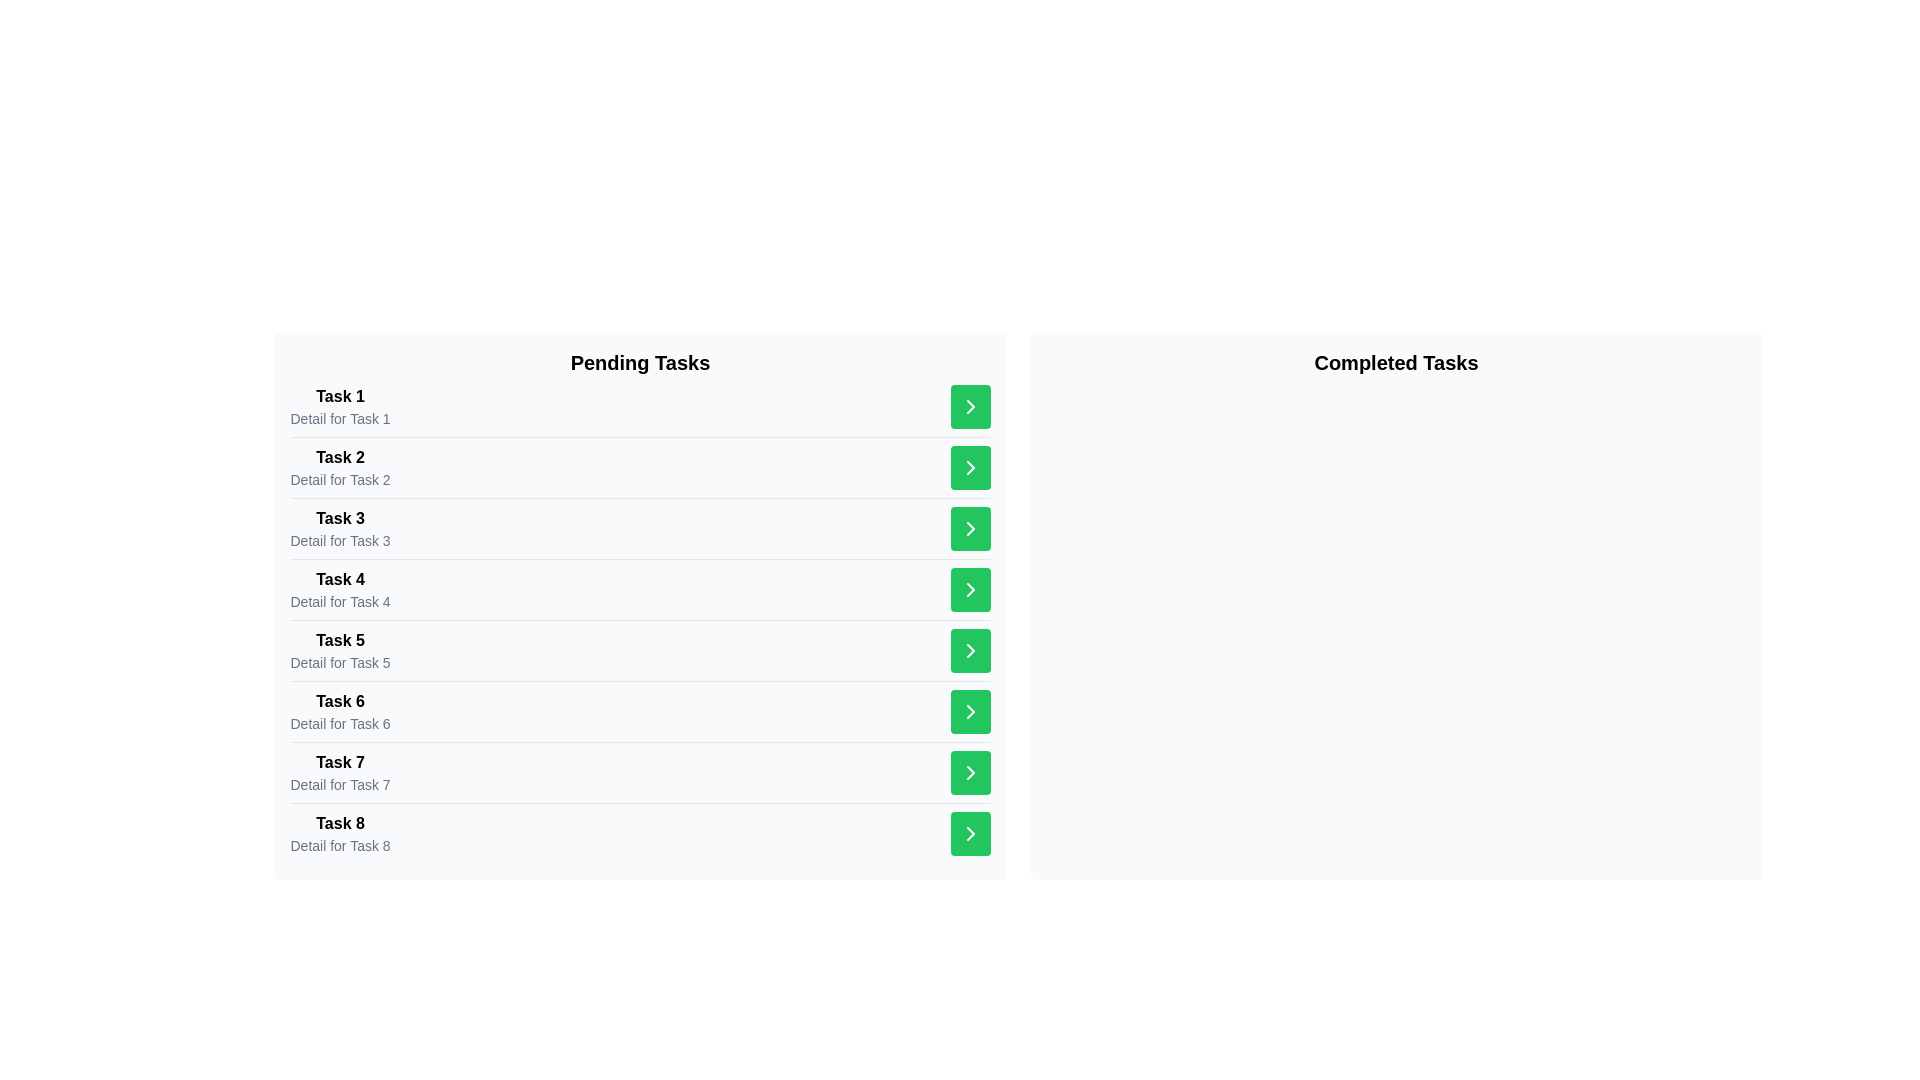  Describe the element at coordinates (340, 589) in the screenshot. I see `text of the List Item displaying 'Task 4' in bold and 'Detail for Task 4' in gray, located in the fourth position under 'Pending Tasks'` at that location.